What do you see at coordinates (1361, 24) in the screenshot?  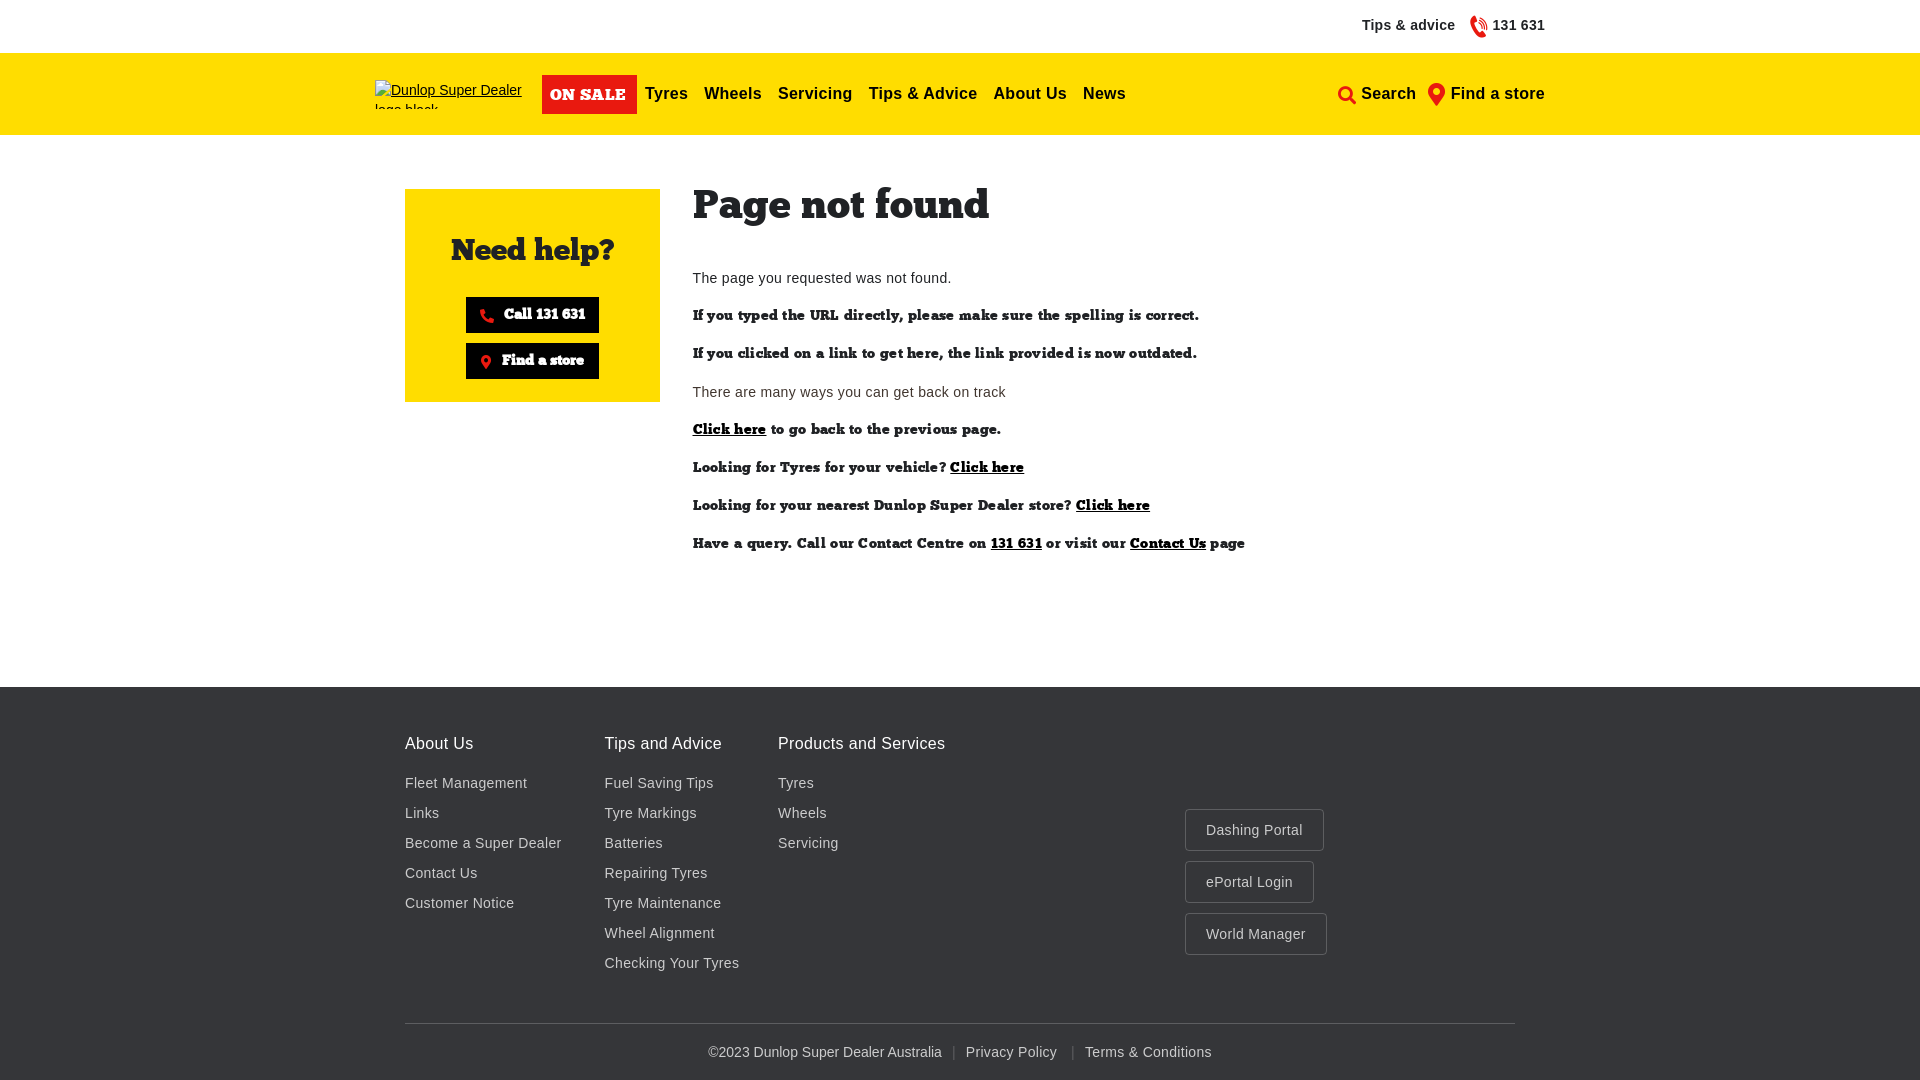 I see `'Tips & advice'` at bounding box center [1361, 24].